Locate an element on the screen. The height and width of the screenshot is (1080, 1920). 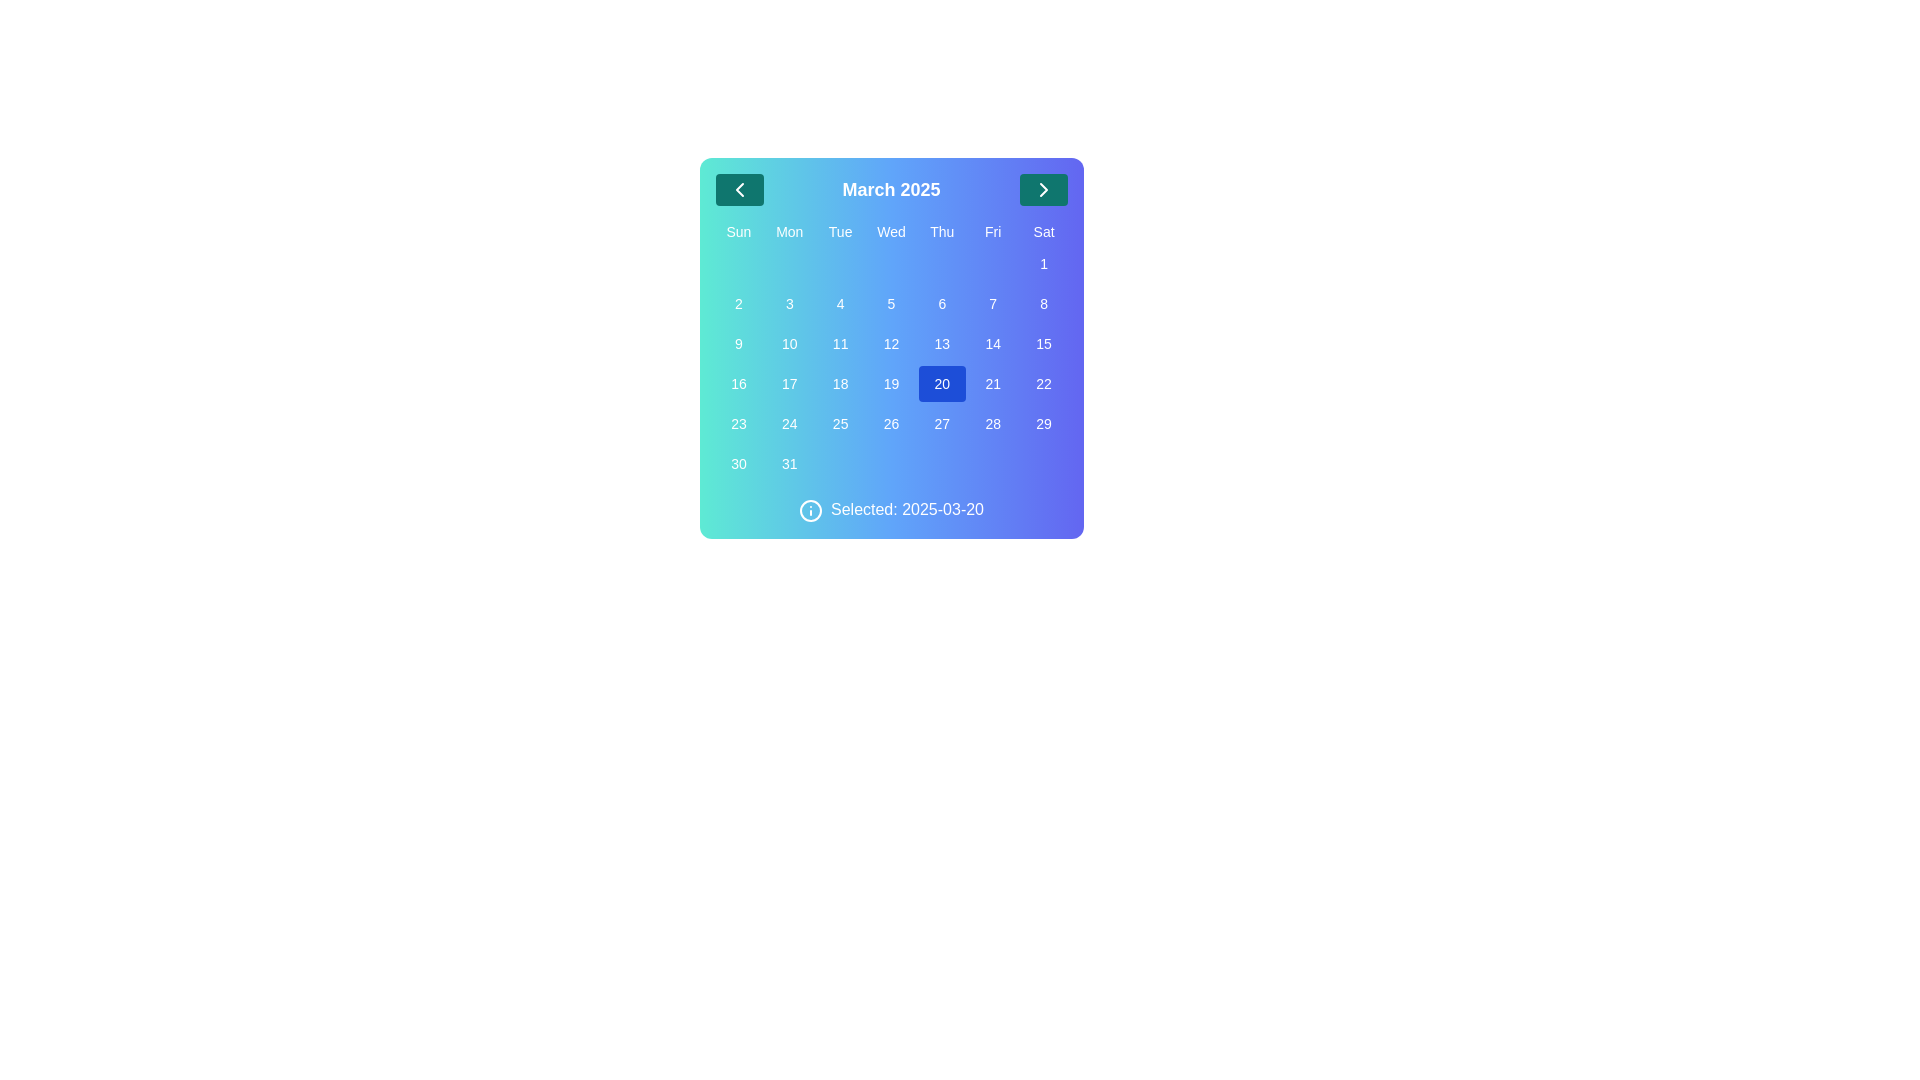
the circular button labeled '6' is located at coordinates (941, 304).